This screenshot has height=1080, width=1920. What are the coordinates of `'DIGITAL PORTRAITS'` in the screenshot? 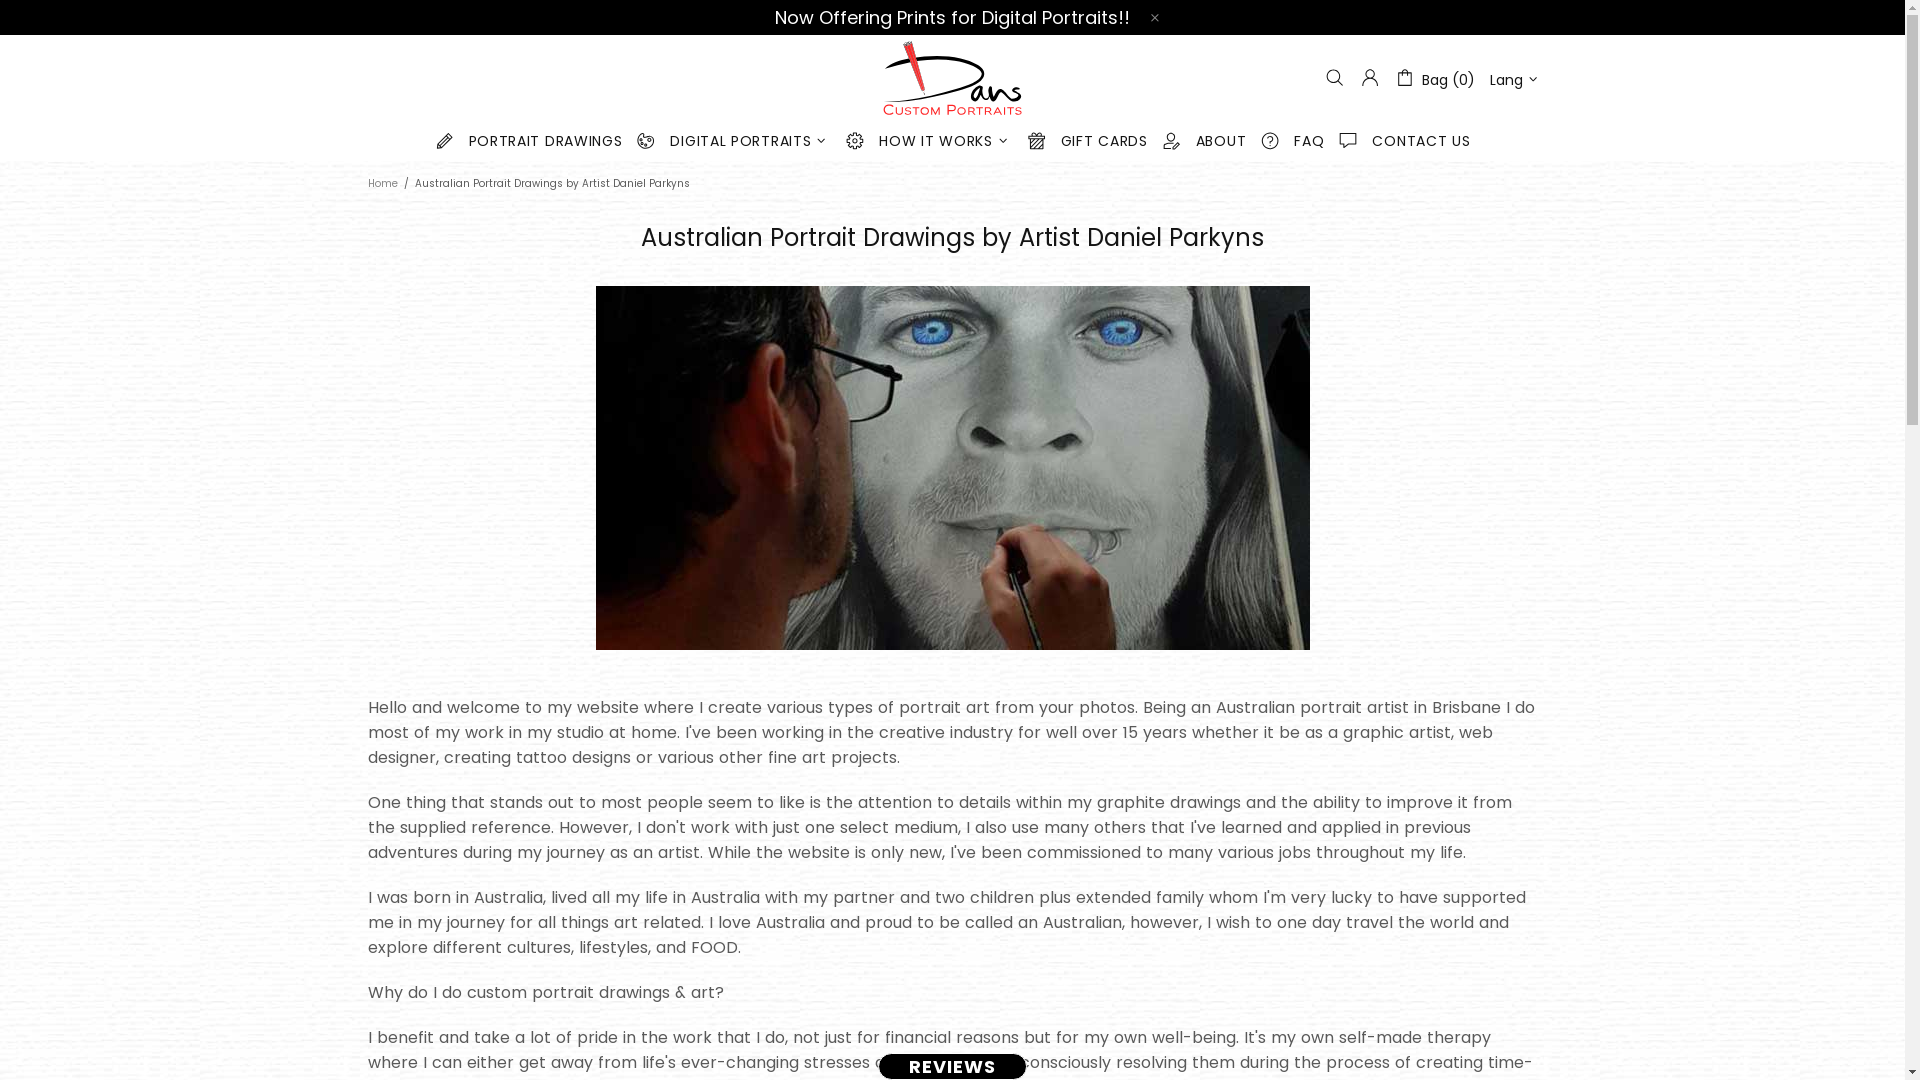 It's located at (732, 140).